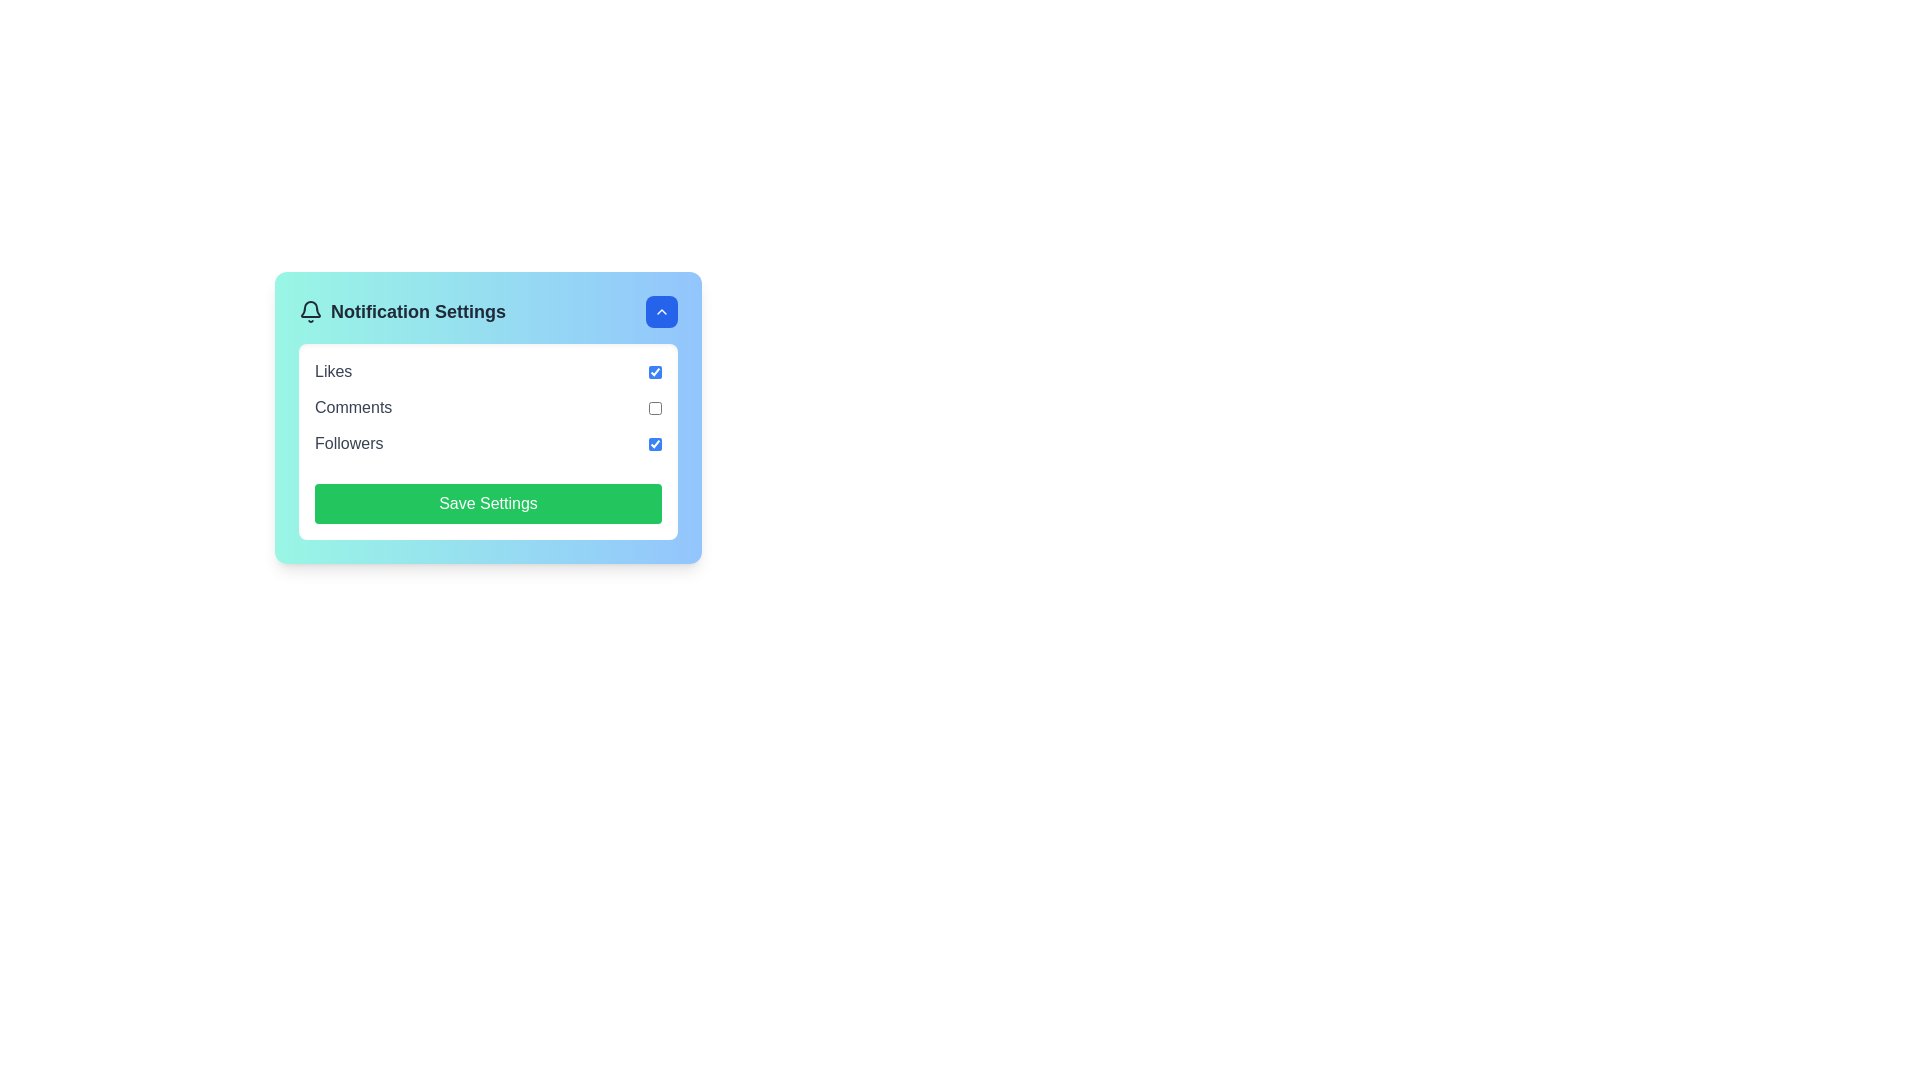 The width and height of the screenshot is (1920, 1080). I want to click on the checkbox associated with the 'Followers' notification setting, so click(488, 442).